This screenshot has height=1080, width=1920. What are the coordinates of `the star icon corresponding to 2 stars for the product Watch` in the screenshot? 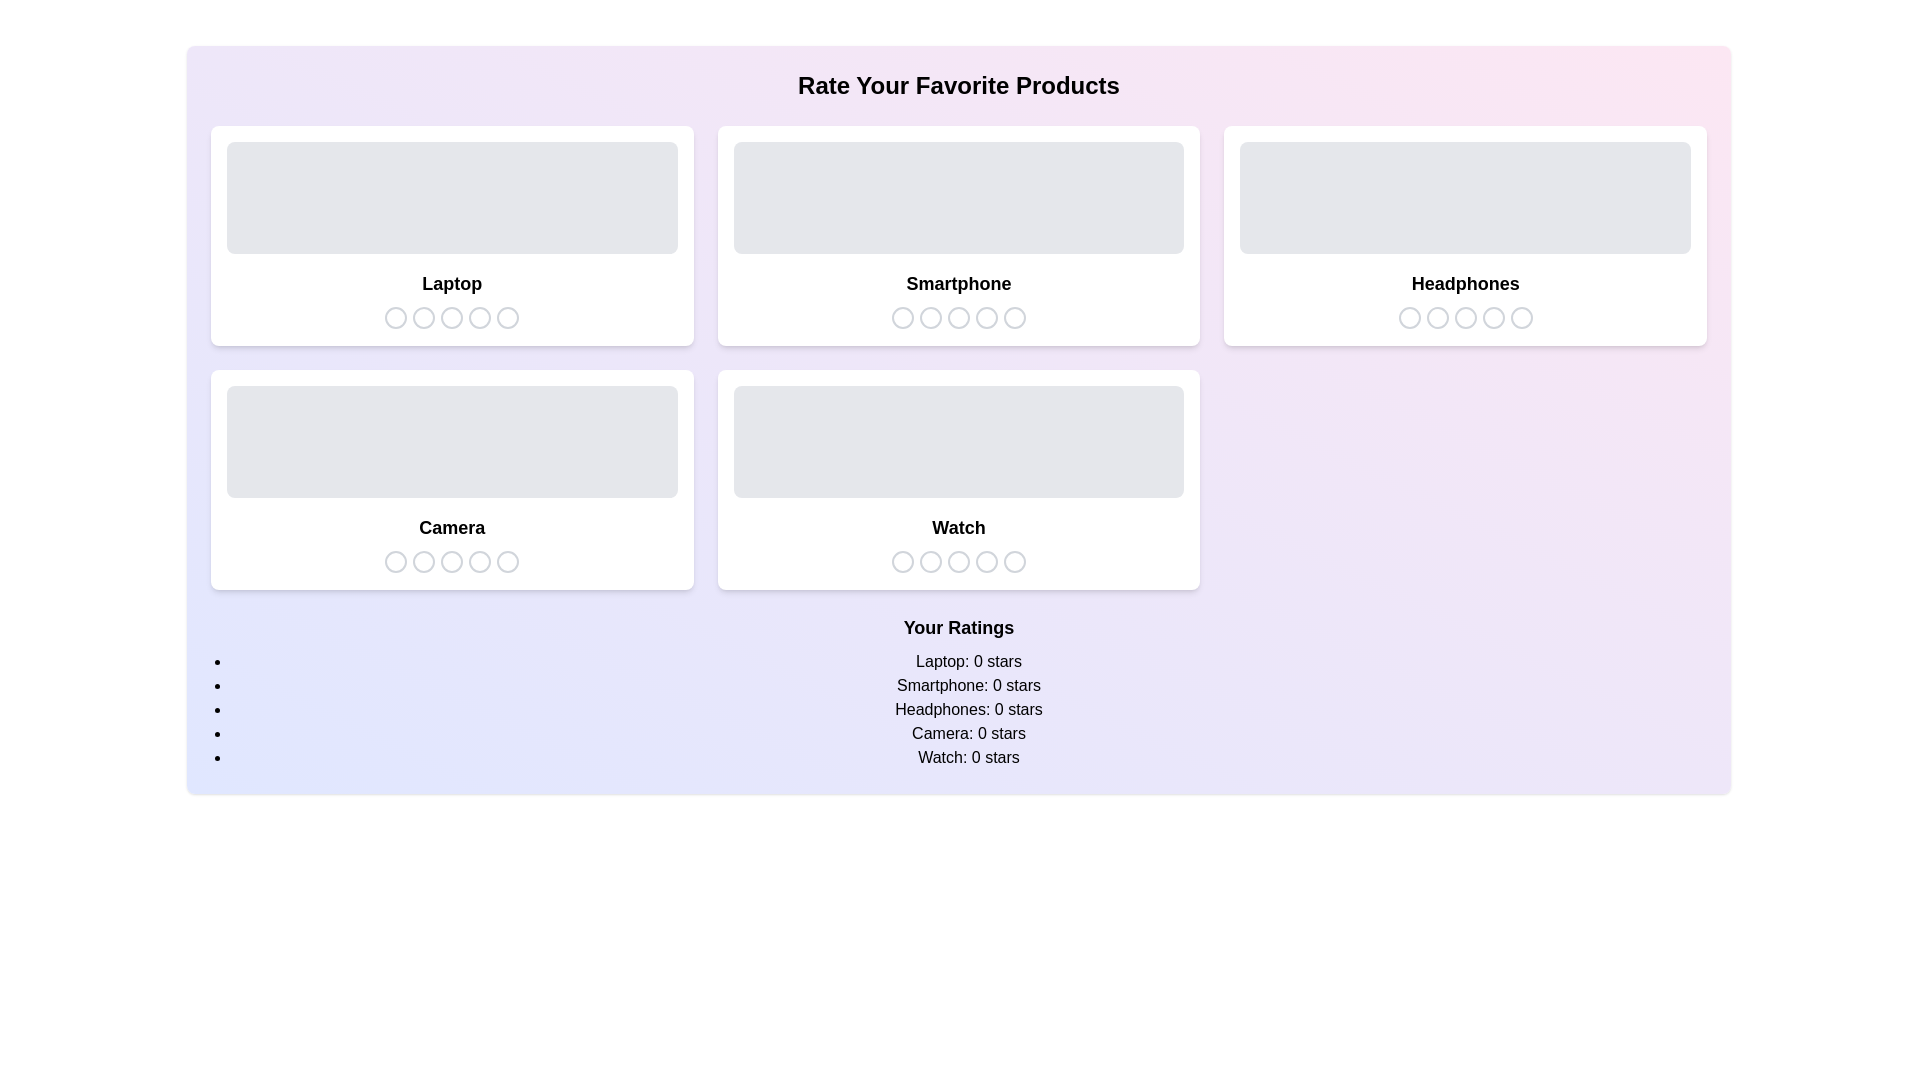 It's located at (929, 562).